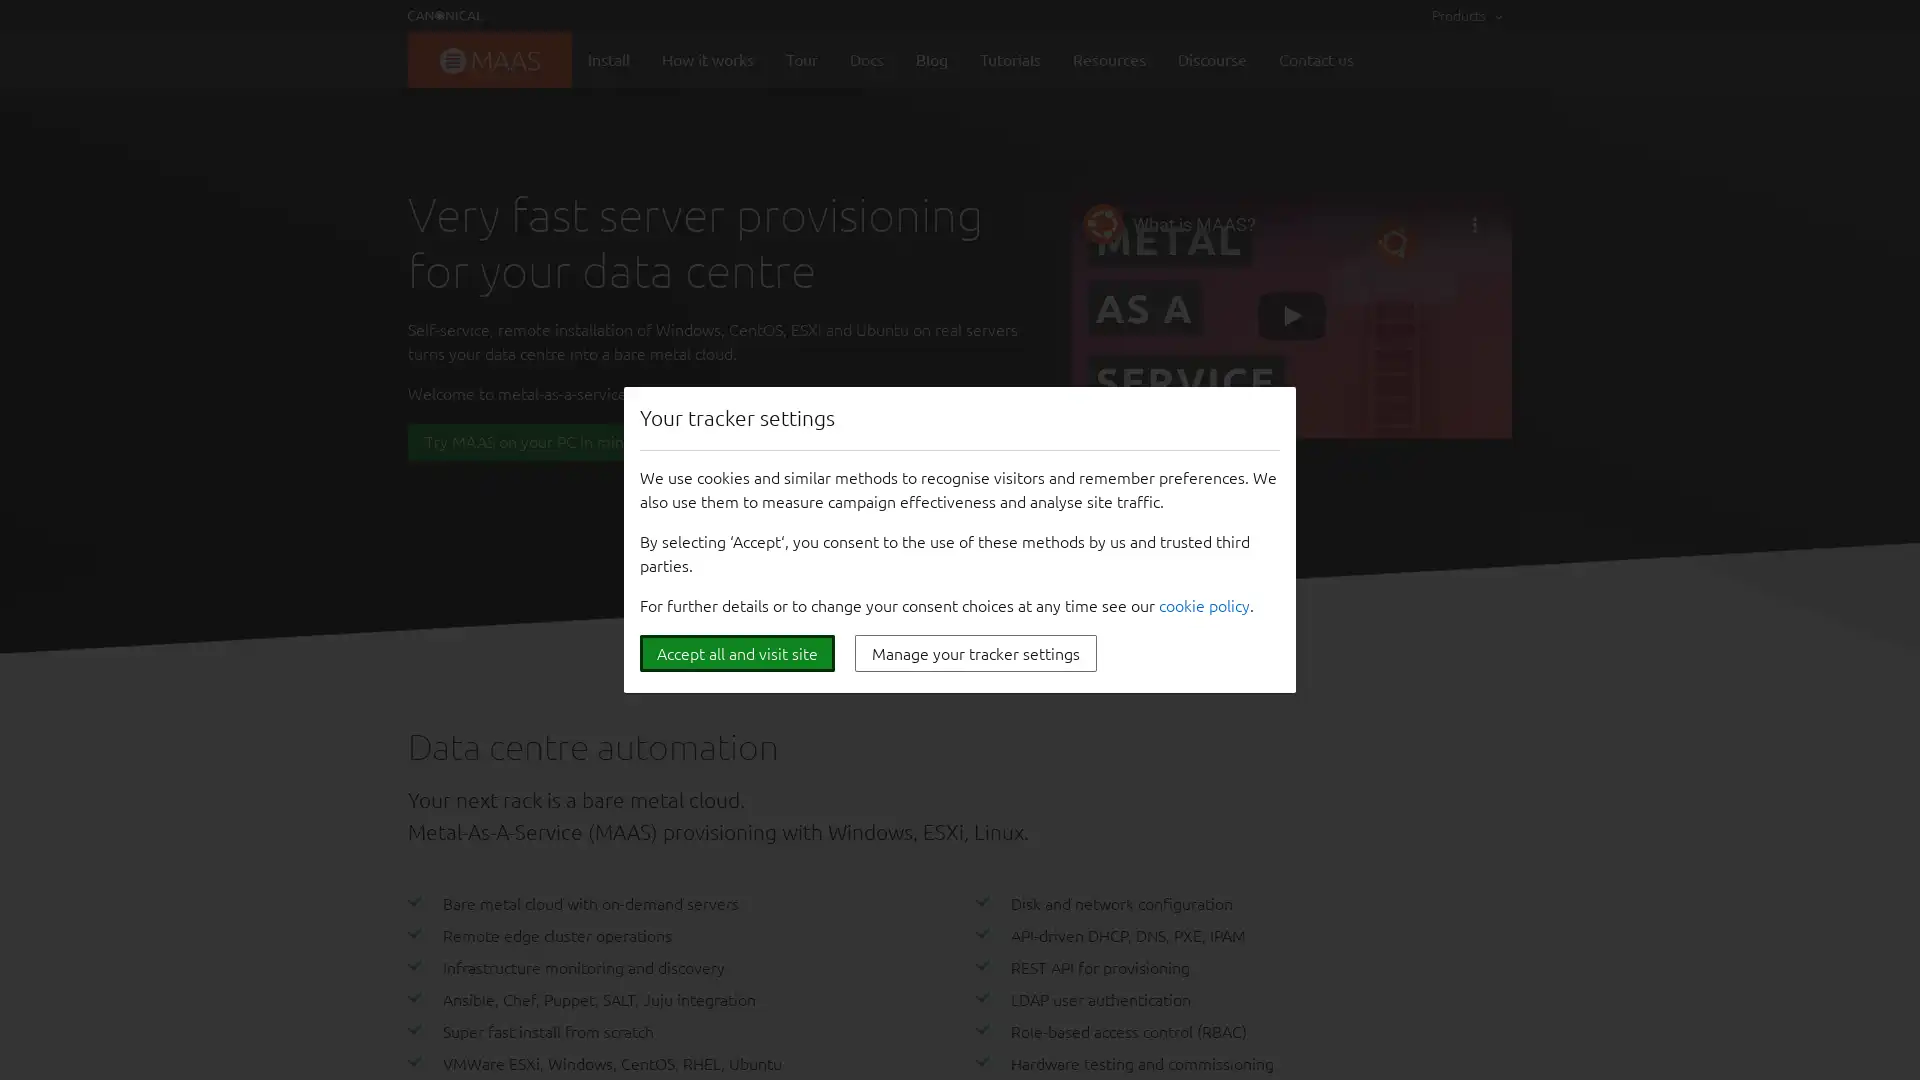 This screenshot has width=1920, height=1080. What do you see at coordinates (736, 653) in the screenshot?
I see `Accept all and visit site` at bounding box center [736, 653].